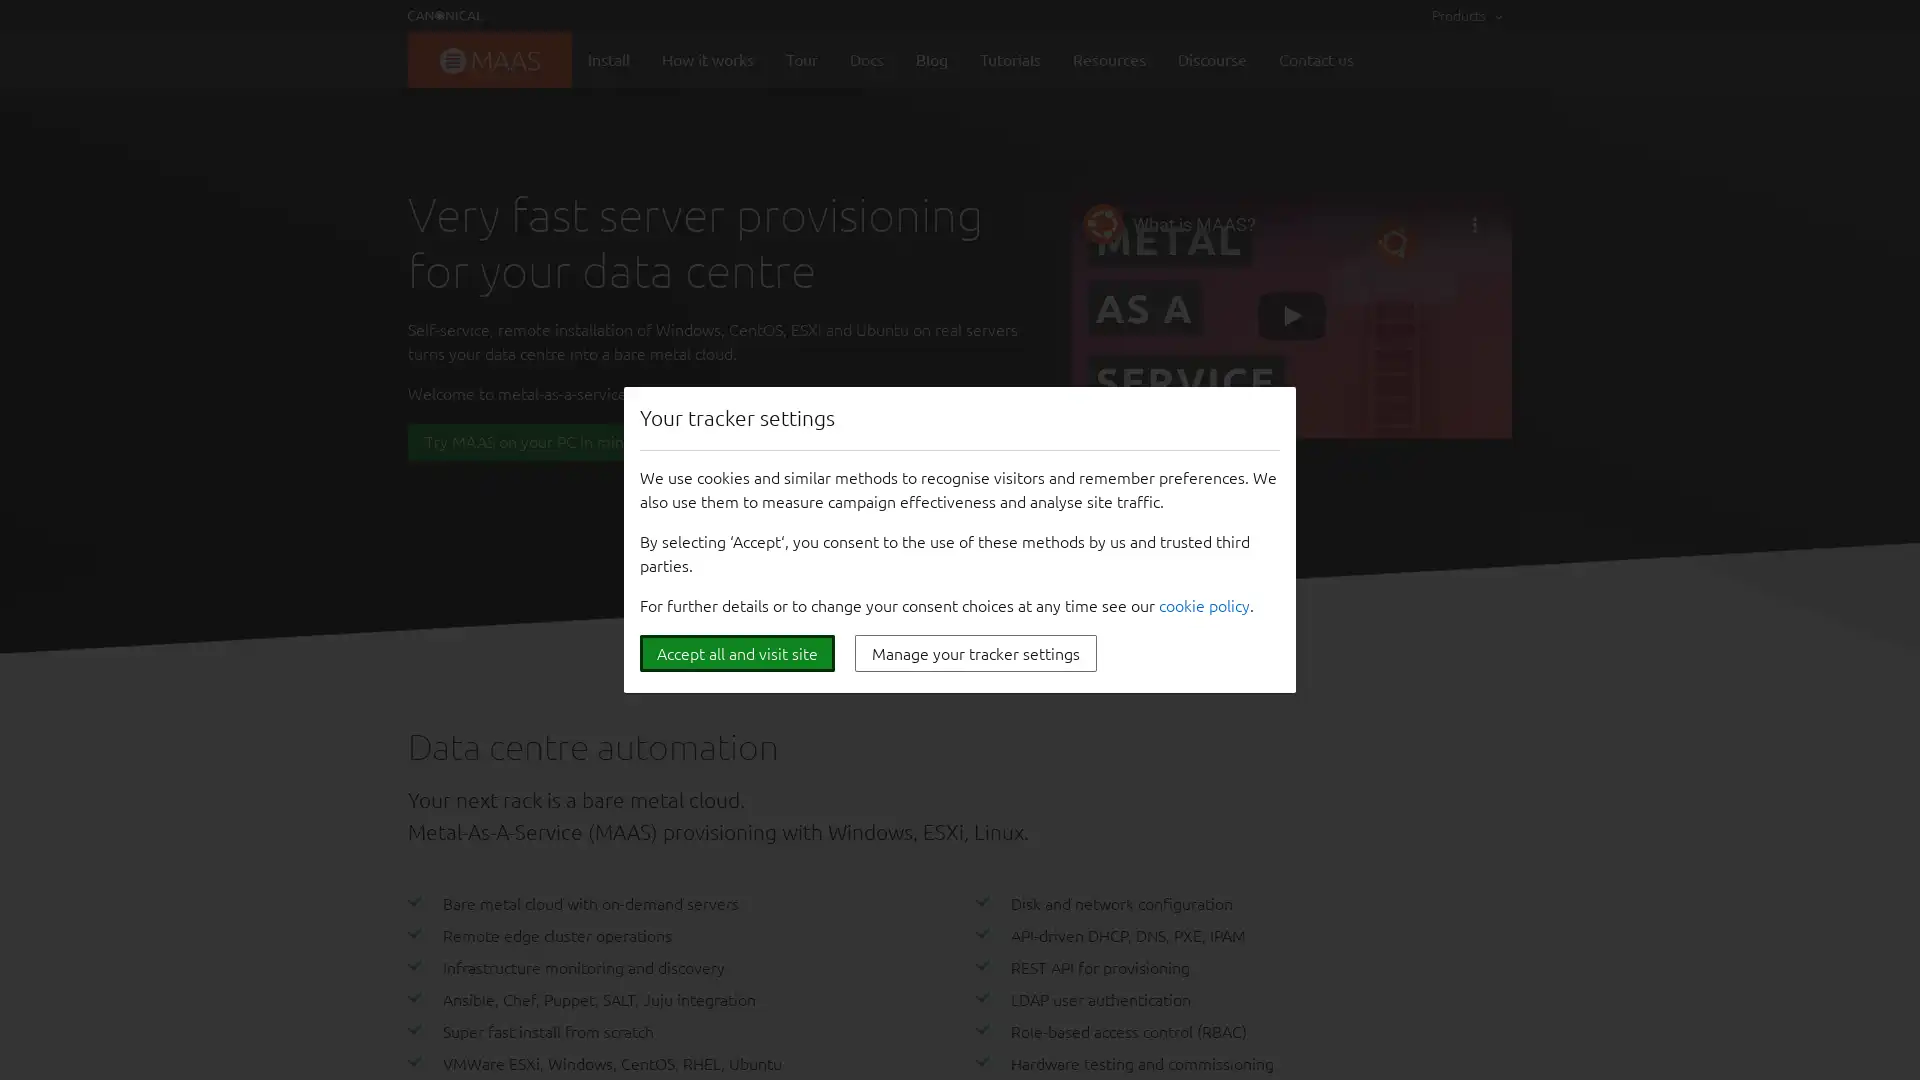 This screenshot has width=1920, height=1080. What do you see at coordinates (736, 653) in the screenshot?
I see `Accept all and visit site` at bounding box center [736, 653].